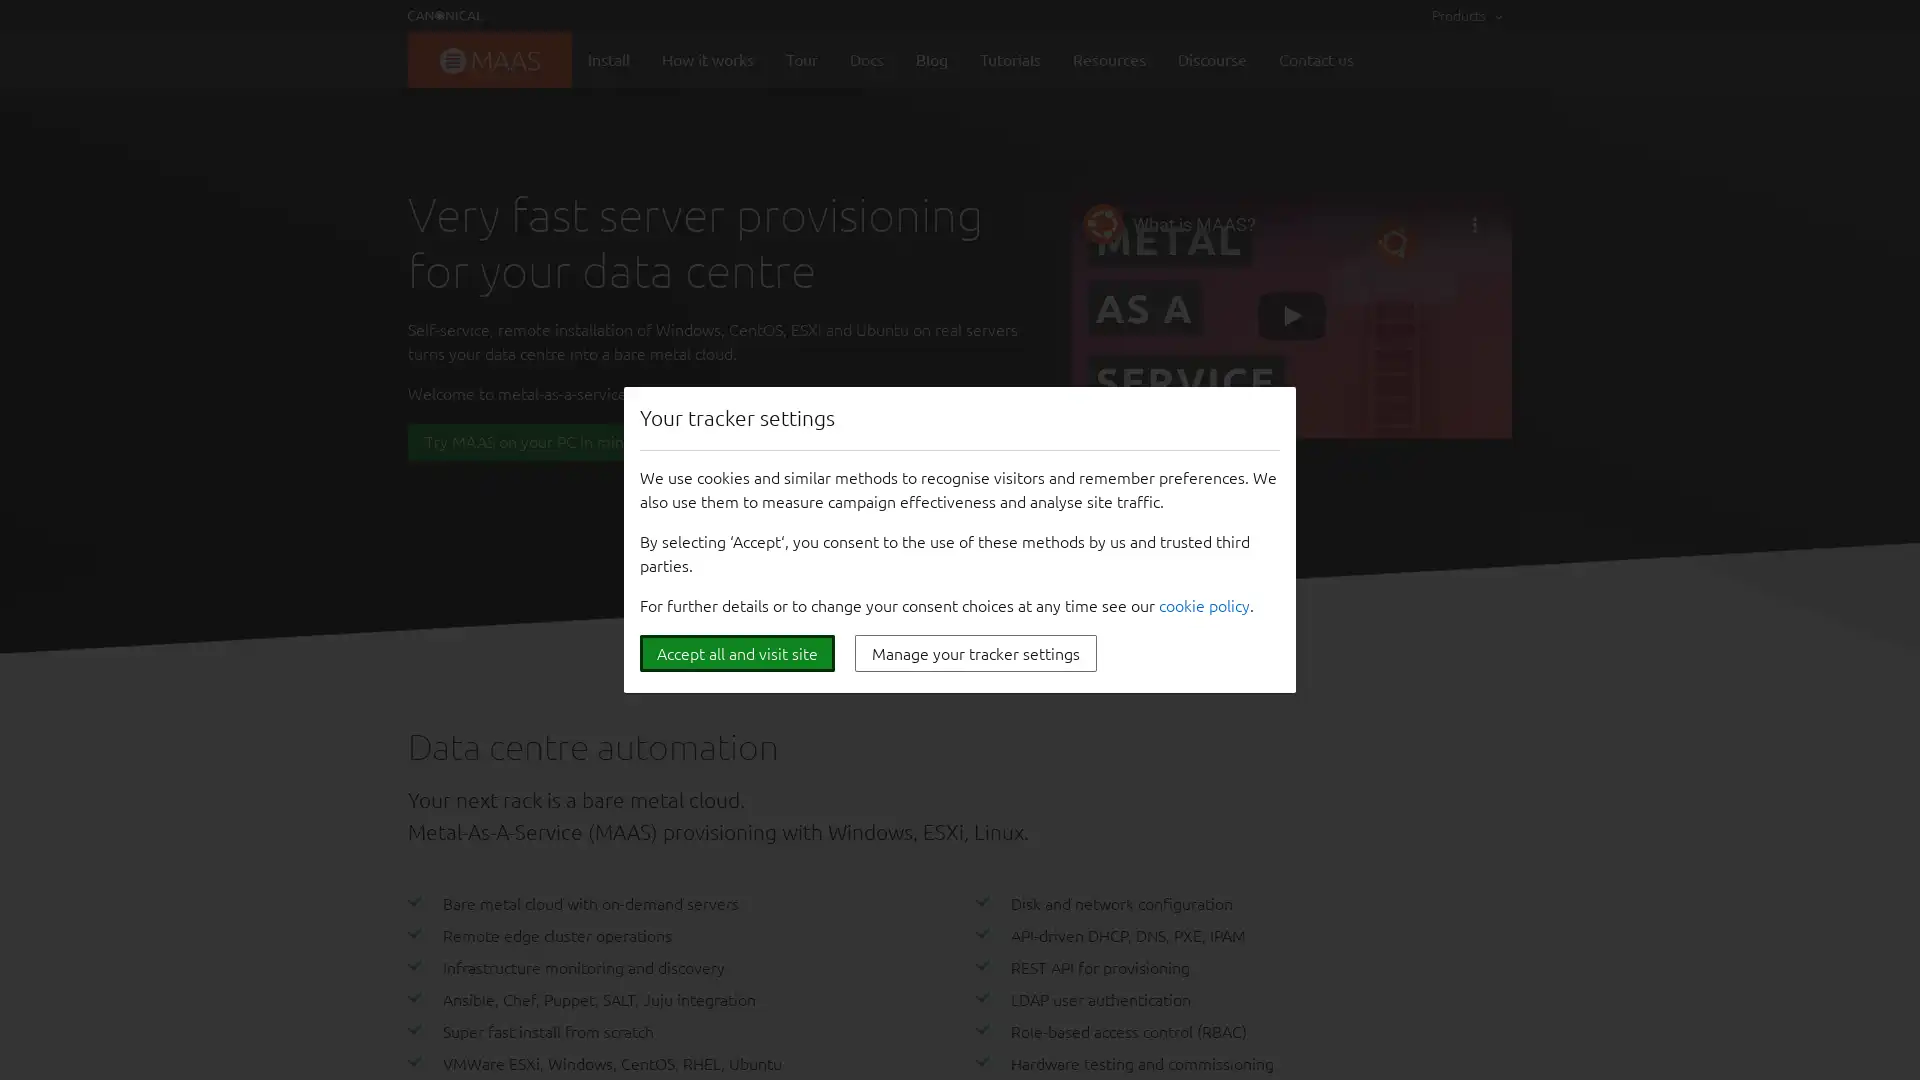 This screenshot has width=1920, height=1080. What do you see at coordinates (736, 653) in the screenshot?
I see `Accept all and visit site` at bounding box center [736, 653].